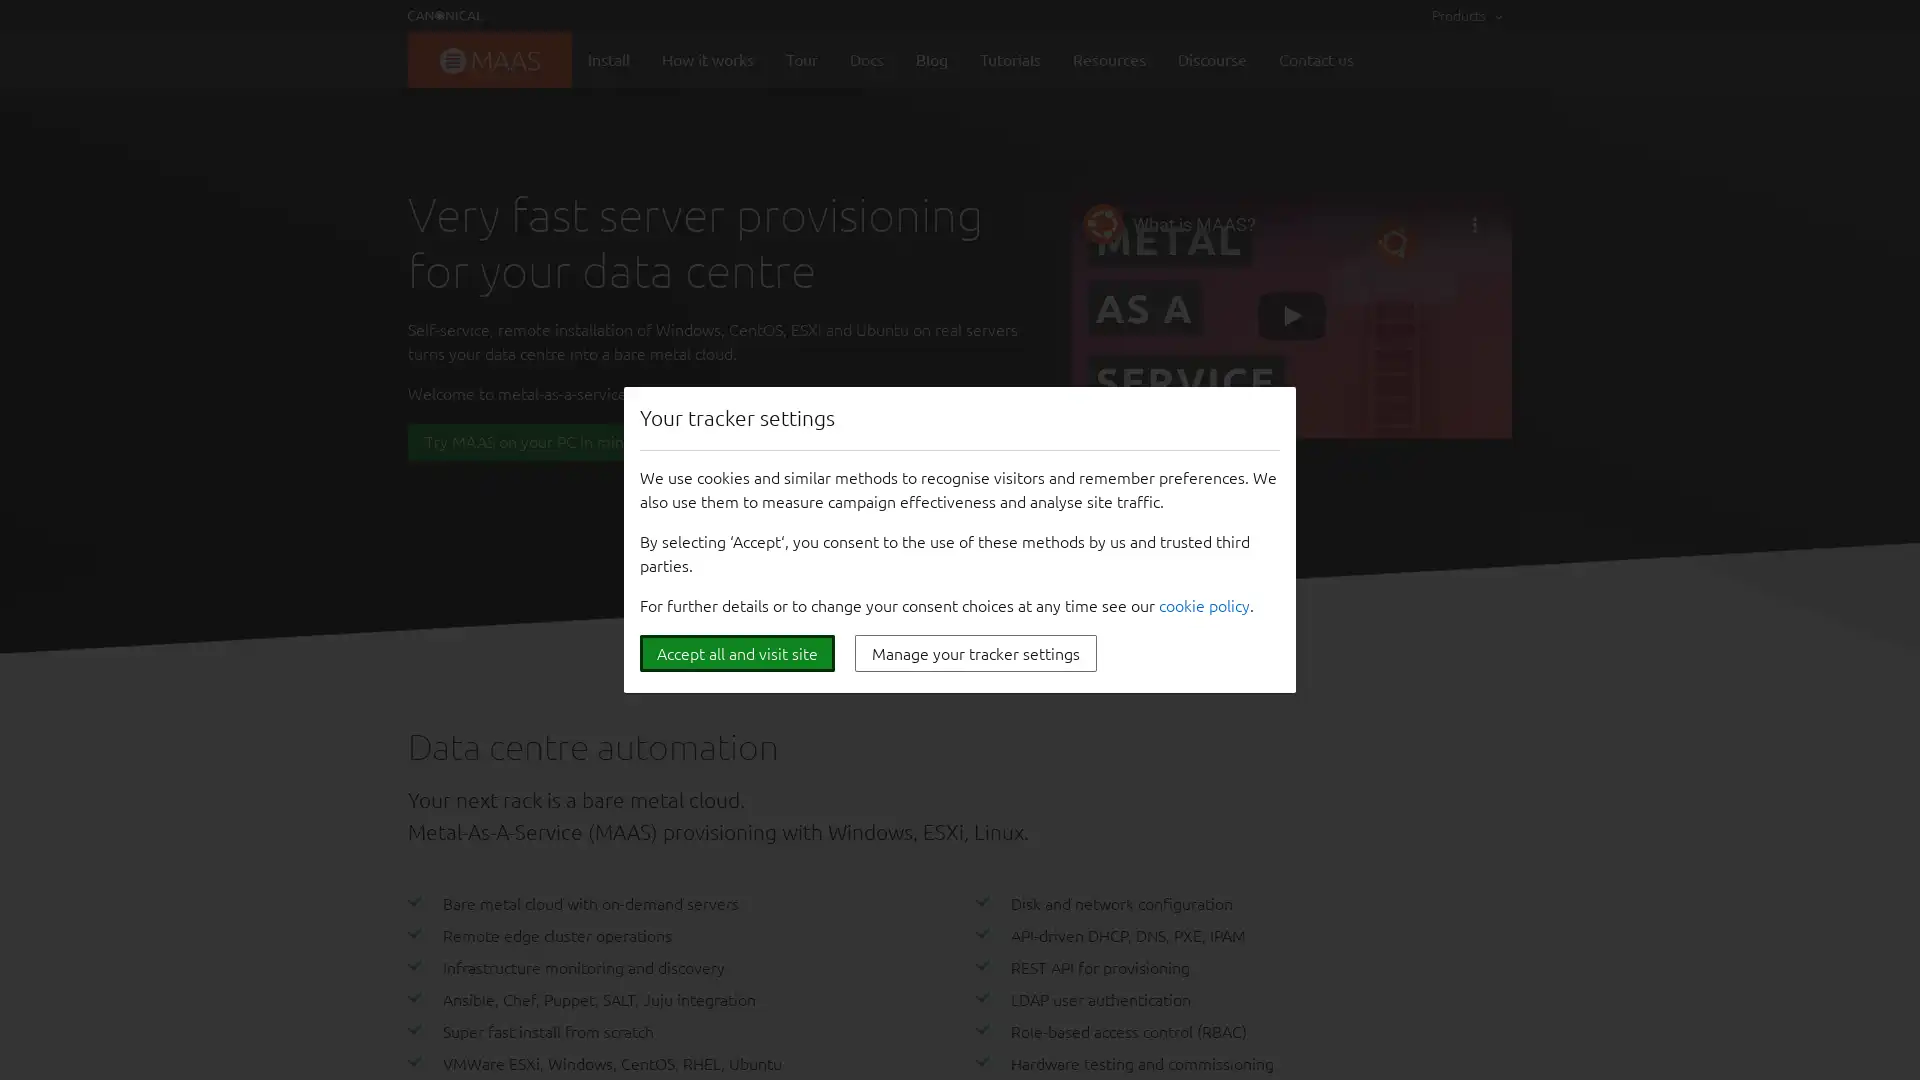 This screenshot has width=1920, height=1080. What do you see at coordinates (736, 653) in the screenshot?
I see `Accept all and visit site` at bounding box center [736, 653].